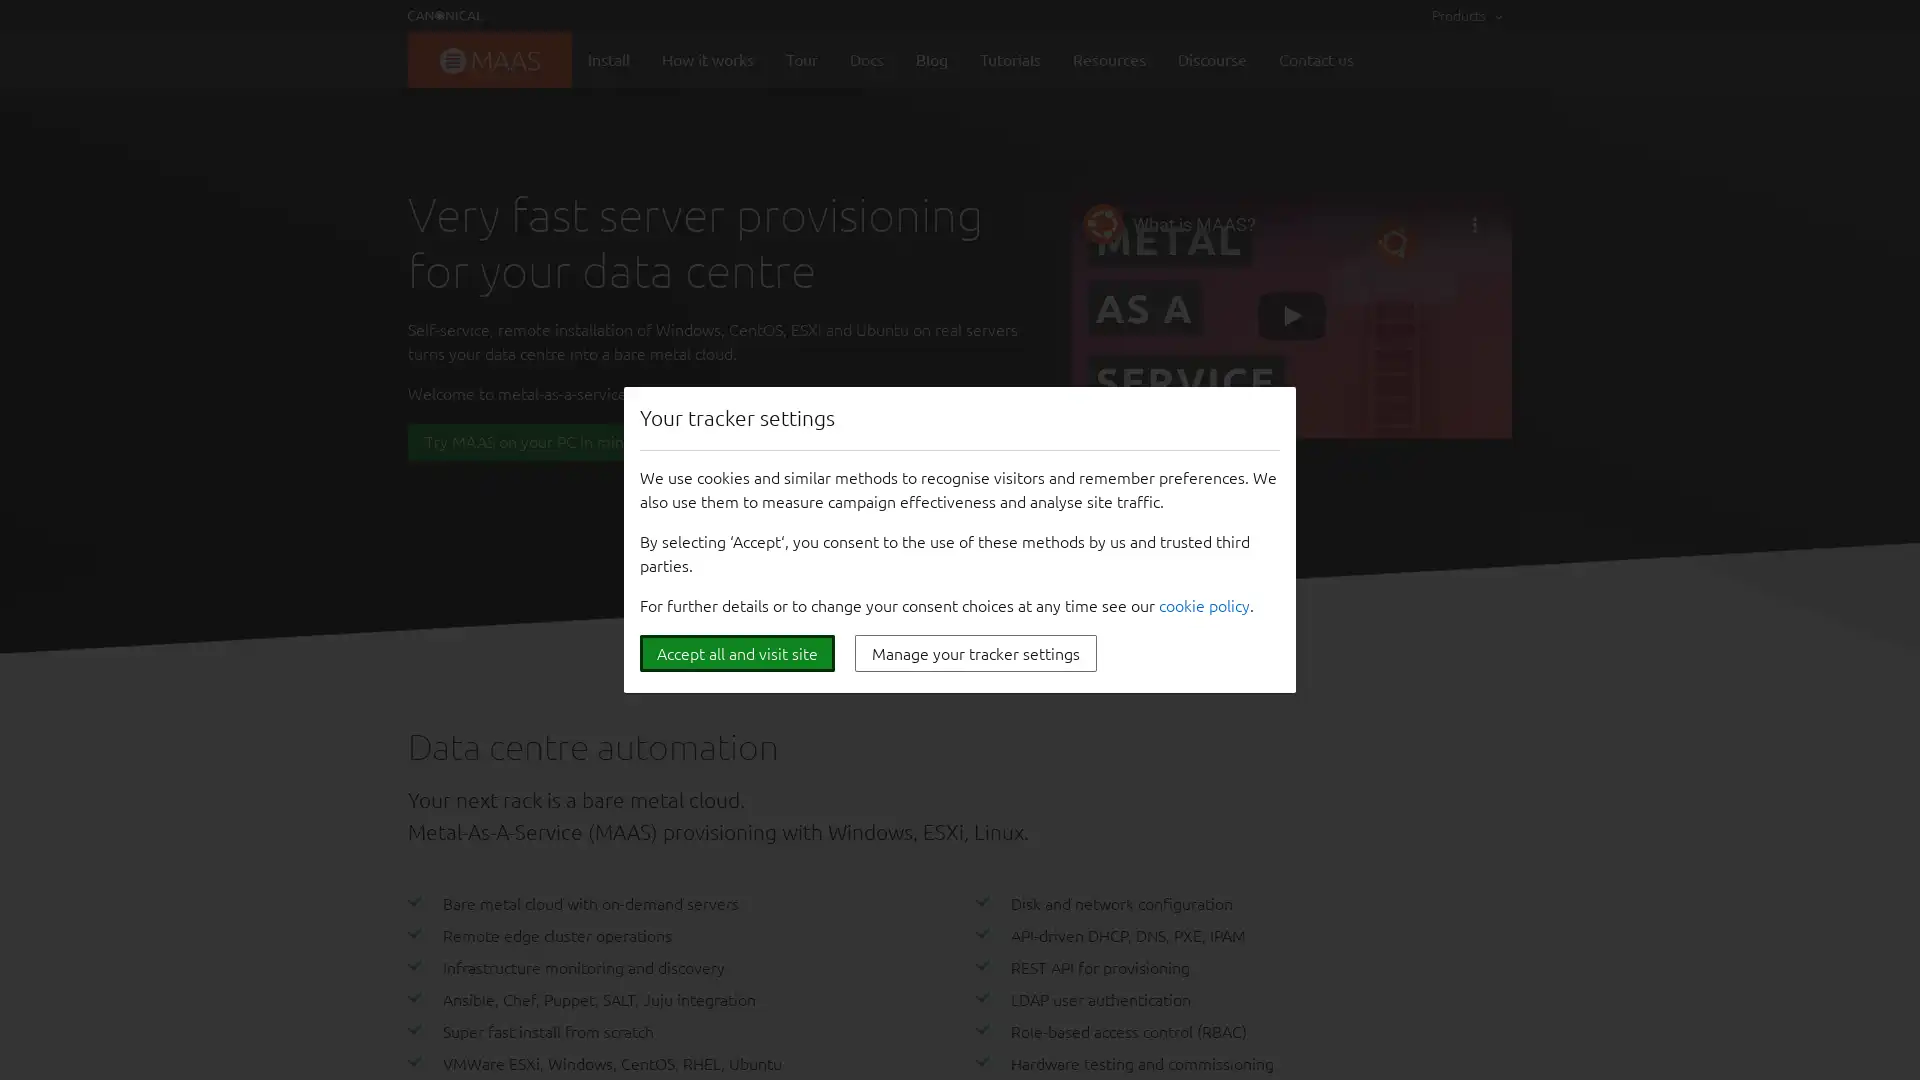 This screenshot has width=1920, height=1080. What do you see at coordinates (736, 653) in the screenshot?
I see `Accept all and visit site` at bounding box center [736, 653].